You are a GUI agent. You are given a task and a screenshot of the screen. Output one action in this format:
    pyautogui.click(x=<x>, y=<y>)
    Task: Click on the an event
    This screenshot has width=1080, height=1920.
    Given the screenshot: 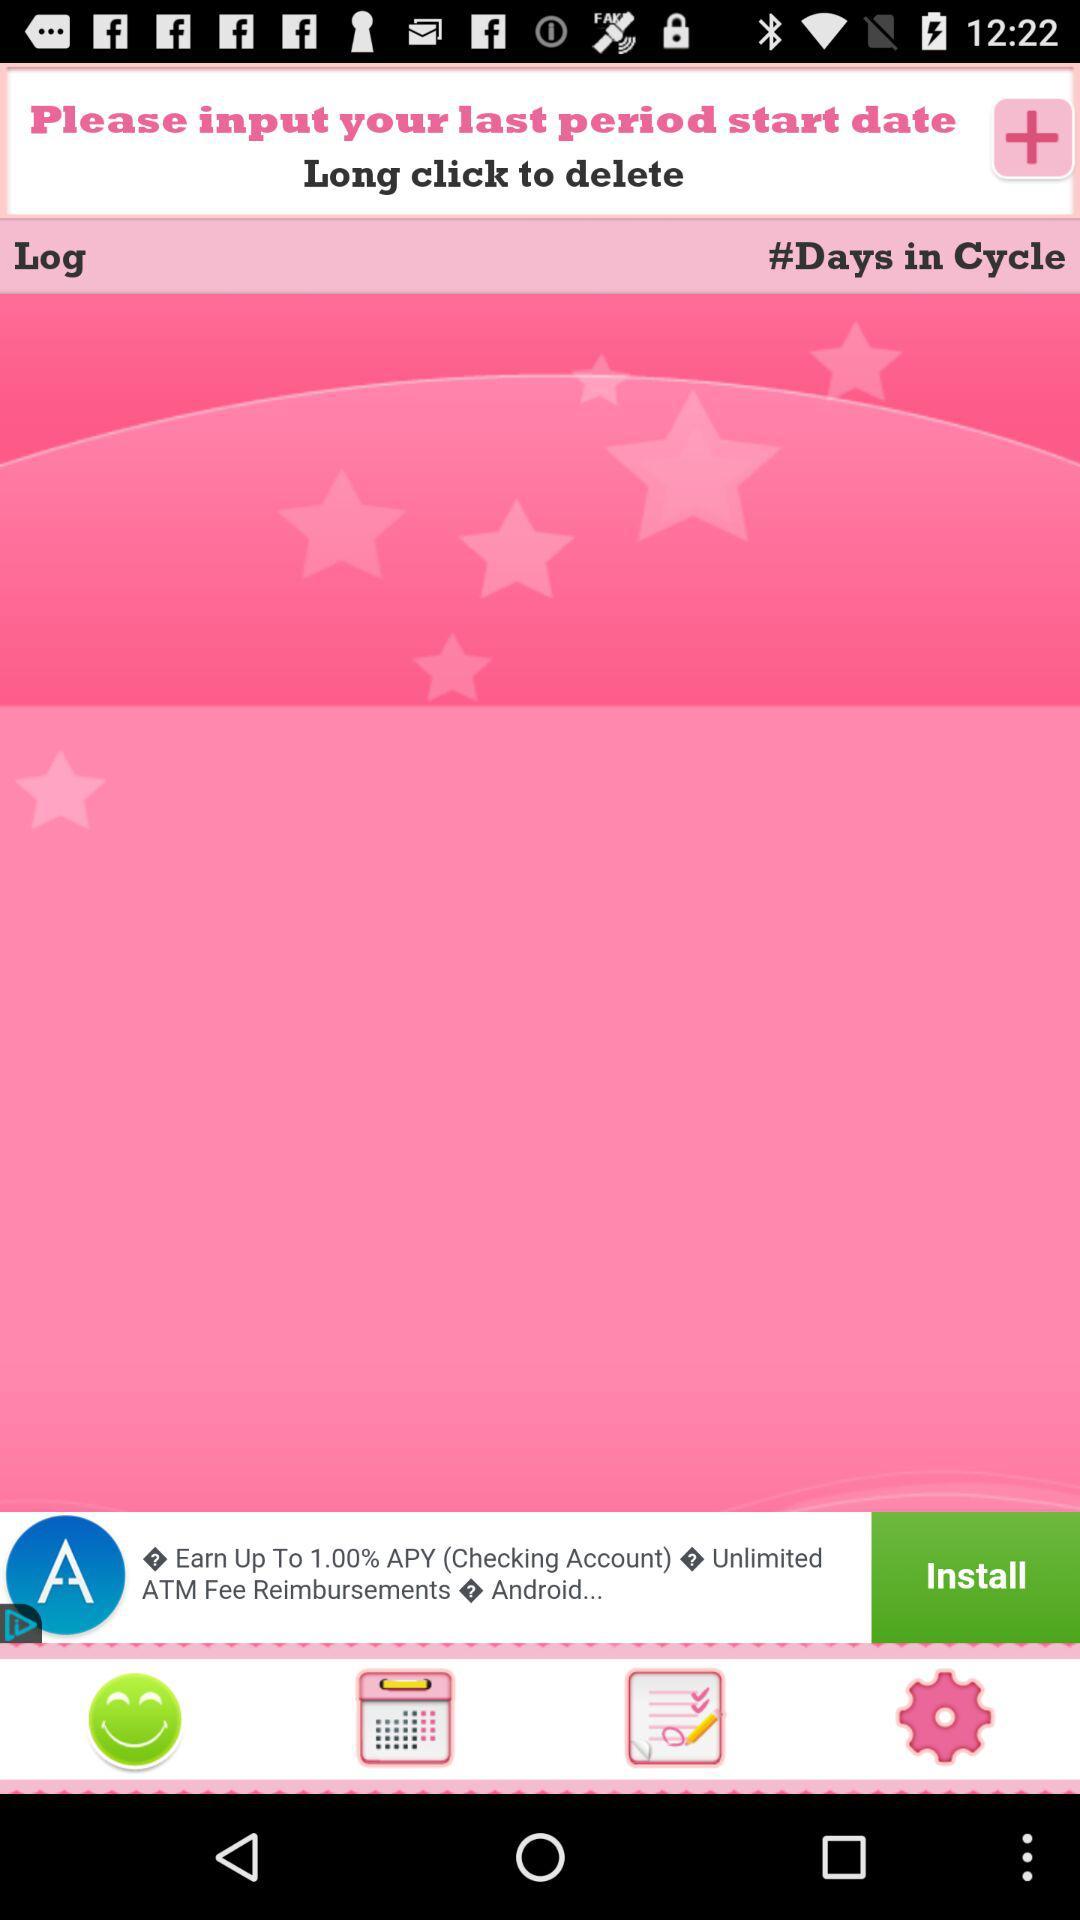 What is the action you would take?
    pyautogui.click(x=1033, y=139)
    